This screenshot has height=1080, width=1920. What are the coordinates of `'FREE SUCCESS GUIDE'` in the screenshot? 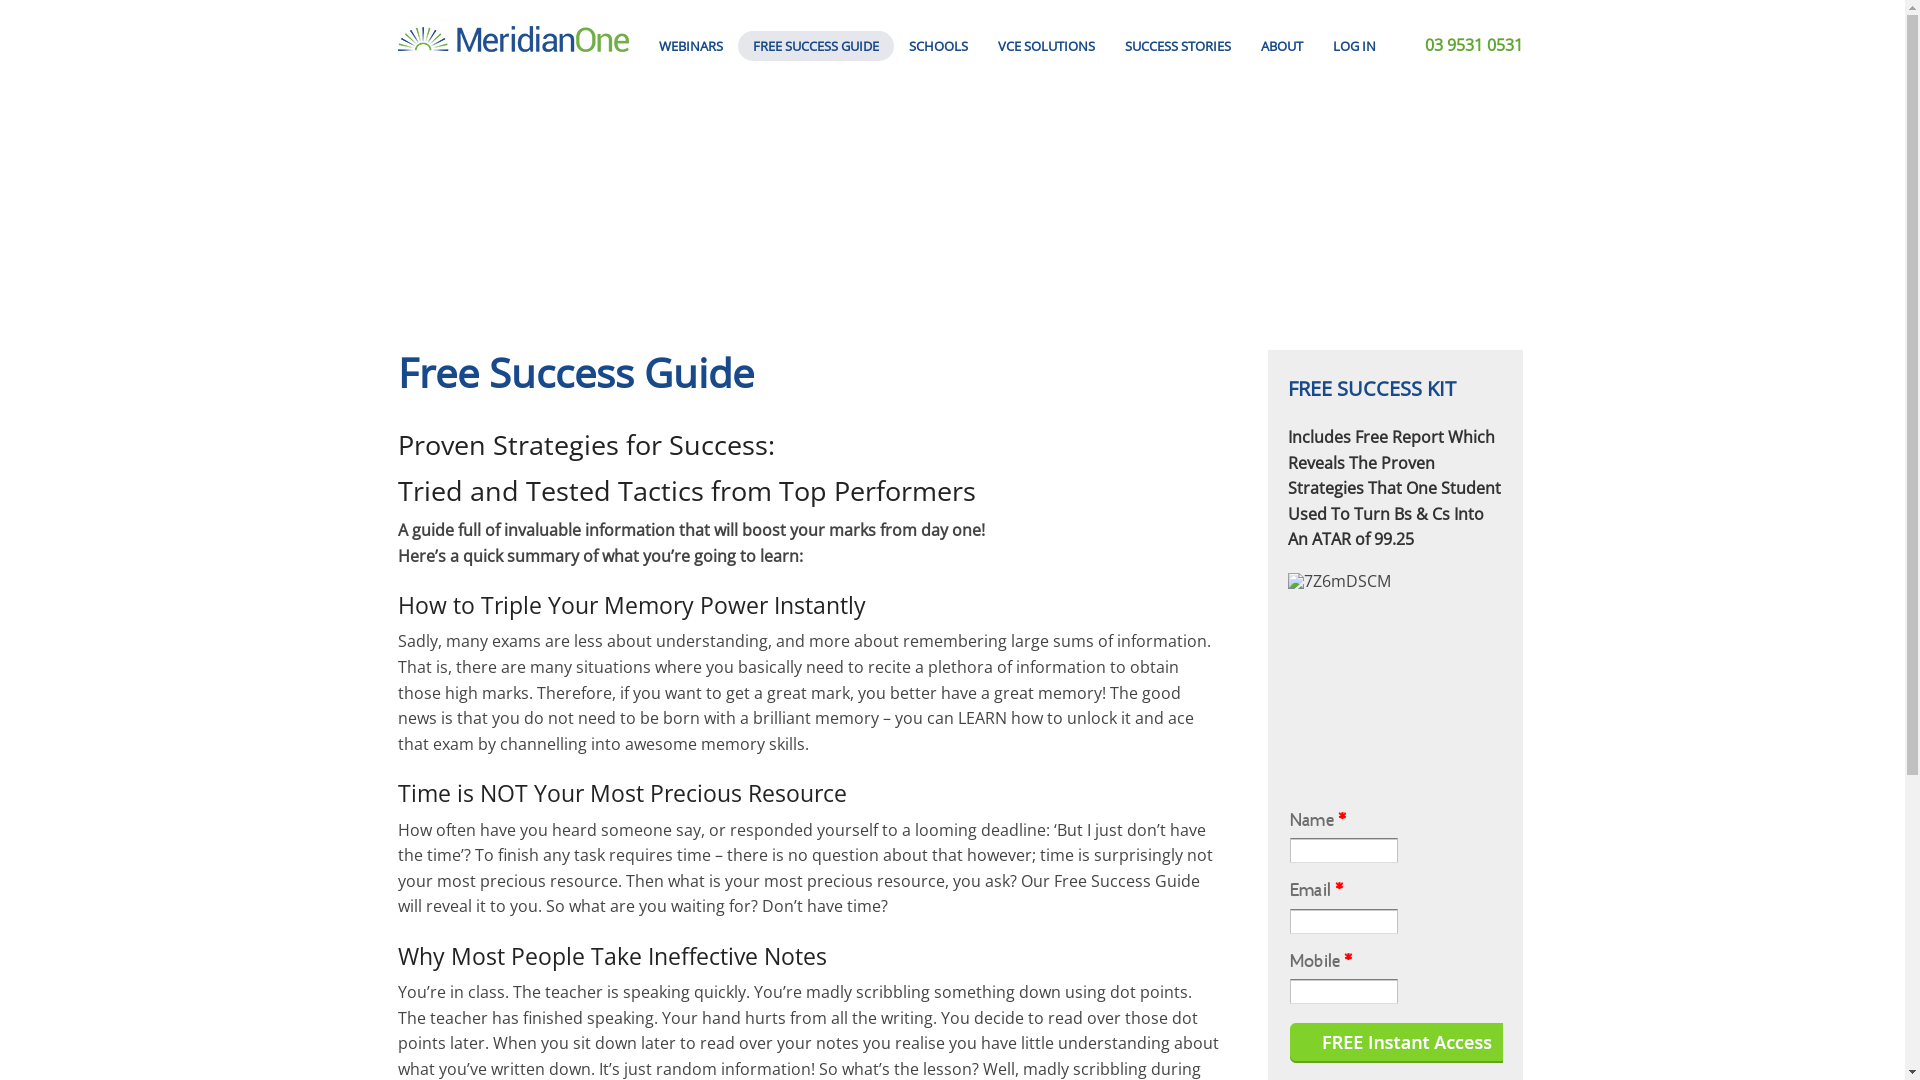 It's located at (816, 45).